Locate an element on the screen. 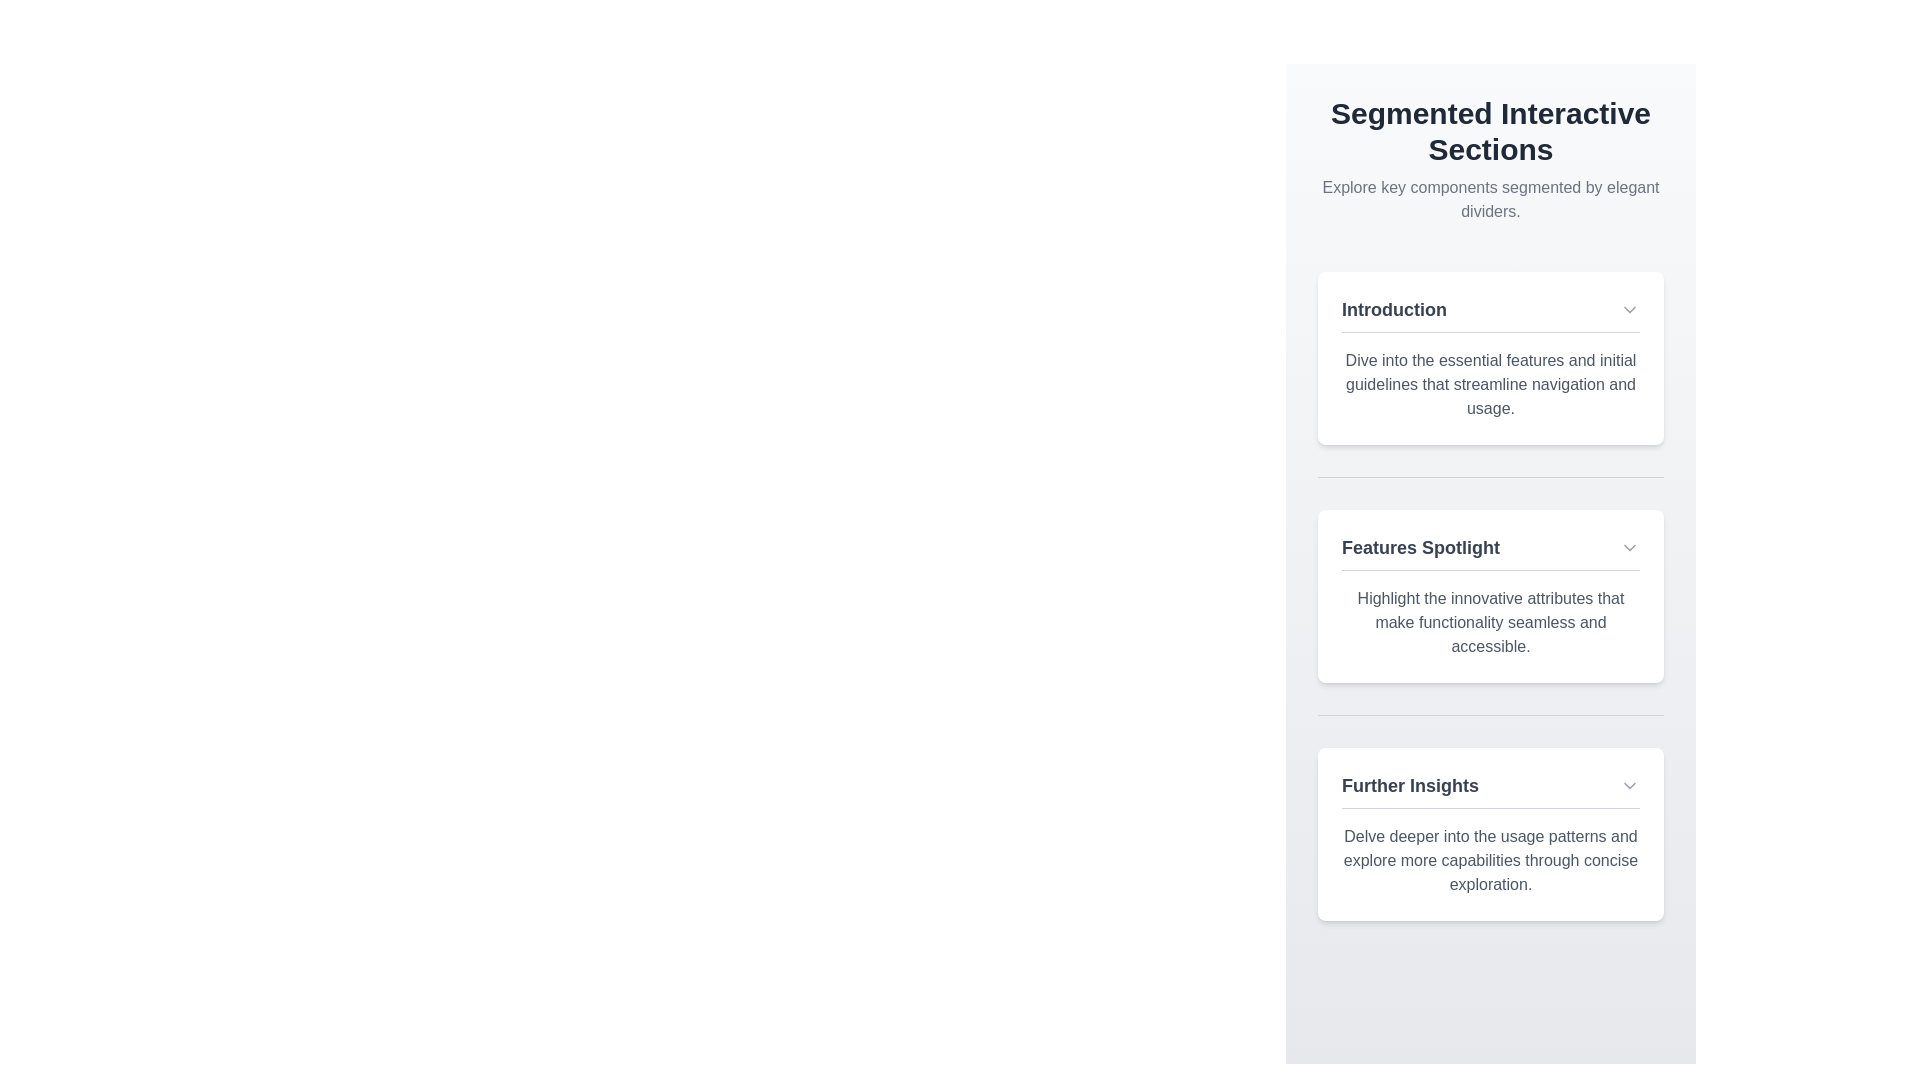  text block located directly underneath the title 'Introduction,' which provides additional context or guidance about the section is located at coordinates (1491, 385).